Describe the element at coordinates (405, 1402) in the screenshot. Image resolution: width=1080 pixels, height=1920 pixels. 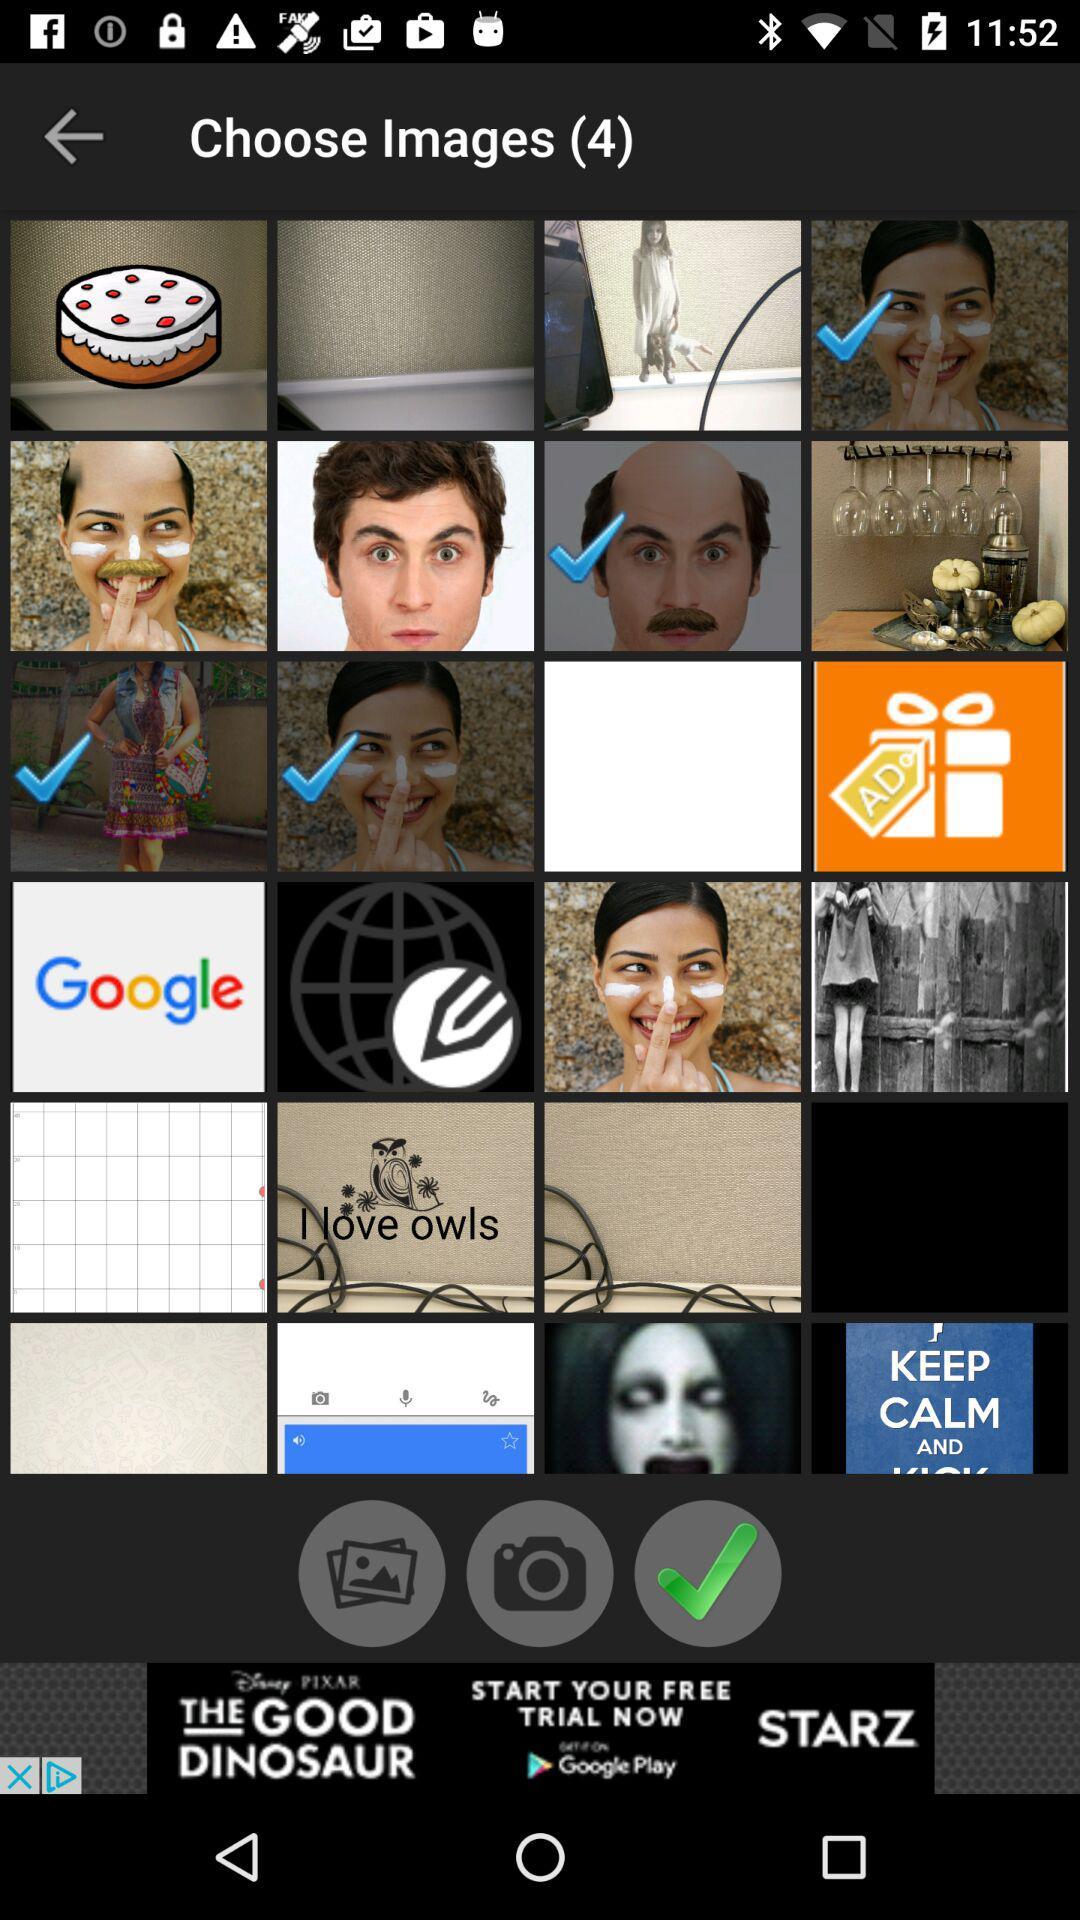
I see `click on picture` at that location.